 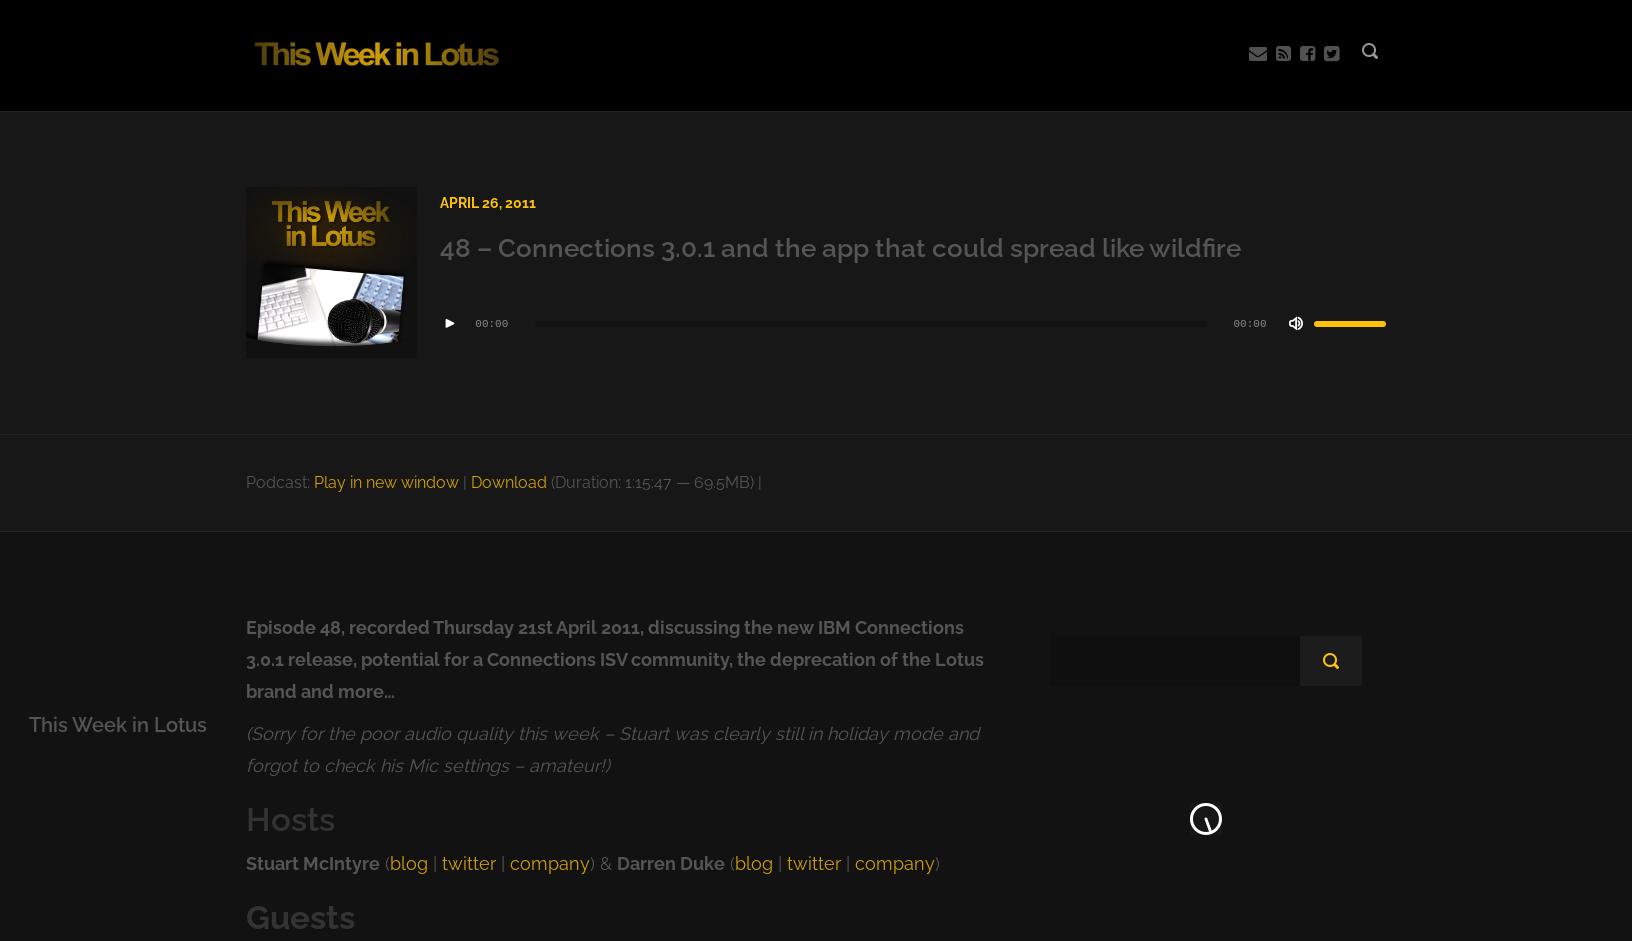 I want to click on 'April 26, 2011', so click(x=485, y=202).